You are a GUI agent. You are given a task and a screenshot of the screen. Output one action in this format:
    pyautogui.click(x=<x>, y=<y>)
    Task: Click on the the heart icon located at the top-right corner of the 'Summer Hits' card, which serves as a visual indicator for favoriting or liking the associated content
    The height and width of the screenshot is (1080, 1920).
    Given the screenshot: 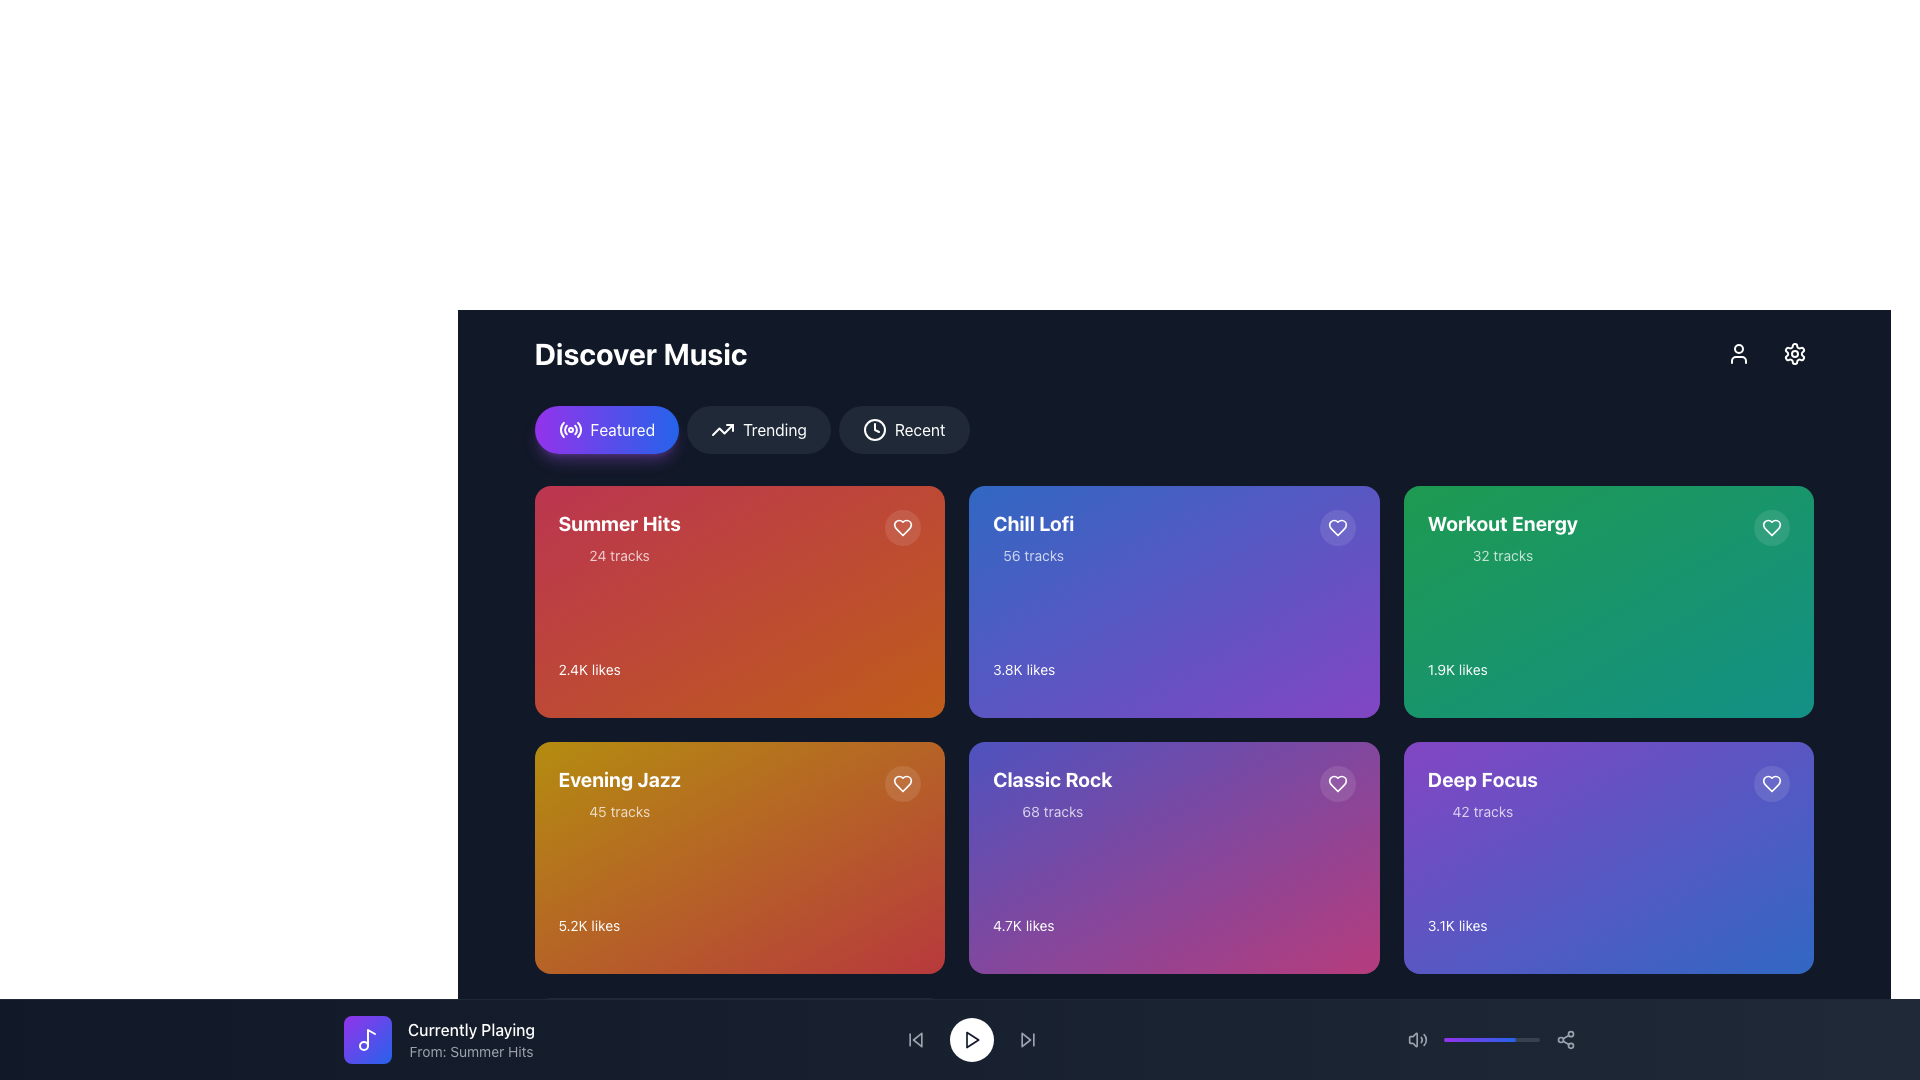 What is the action you would take?
    pyautogui.click(x=902, y=527)
    